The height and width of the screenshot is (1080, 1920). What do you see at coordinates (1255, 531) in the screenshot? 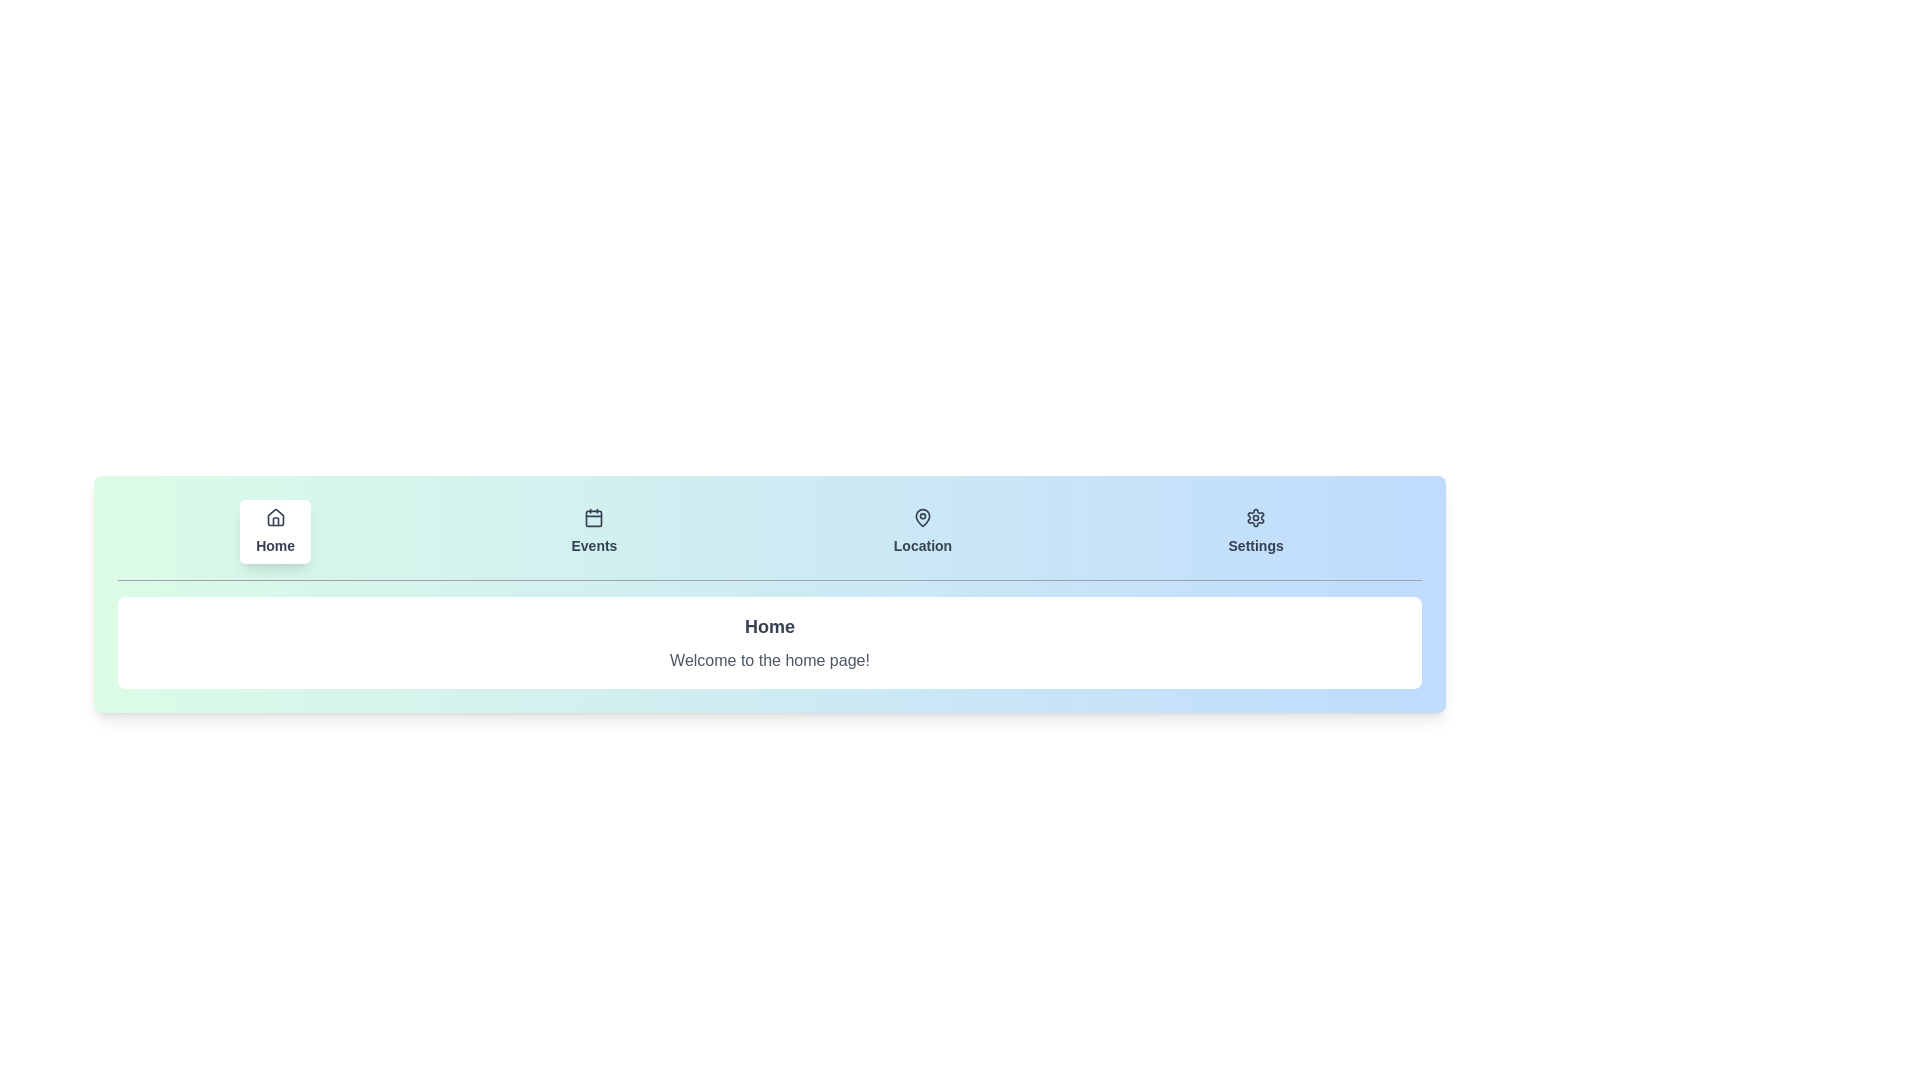
I see `the tab corresponding to Settings` at bounding box center [1255, 531].